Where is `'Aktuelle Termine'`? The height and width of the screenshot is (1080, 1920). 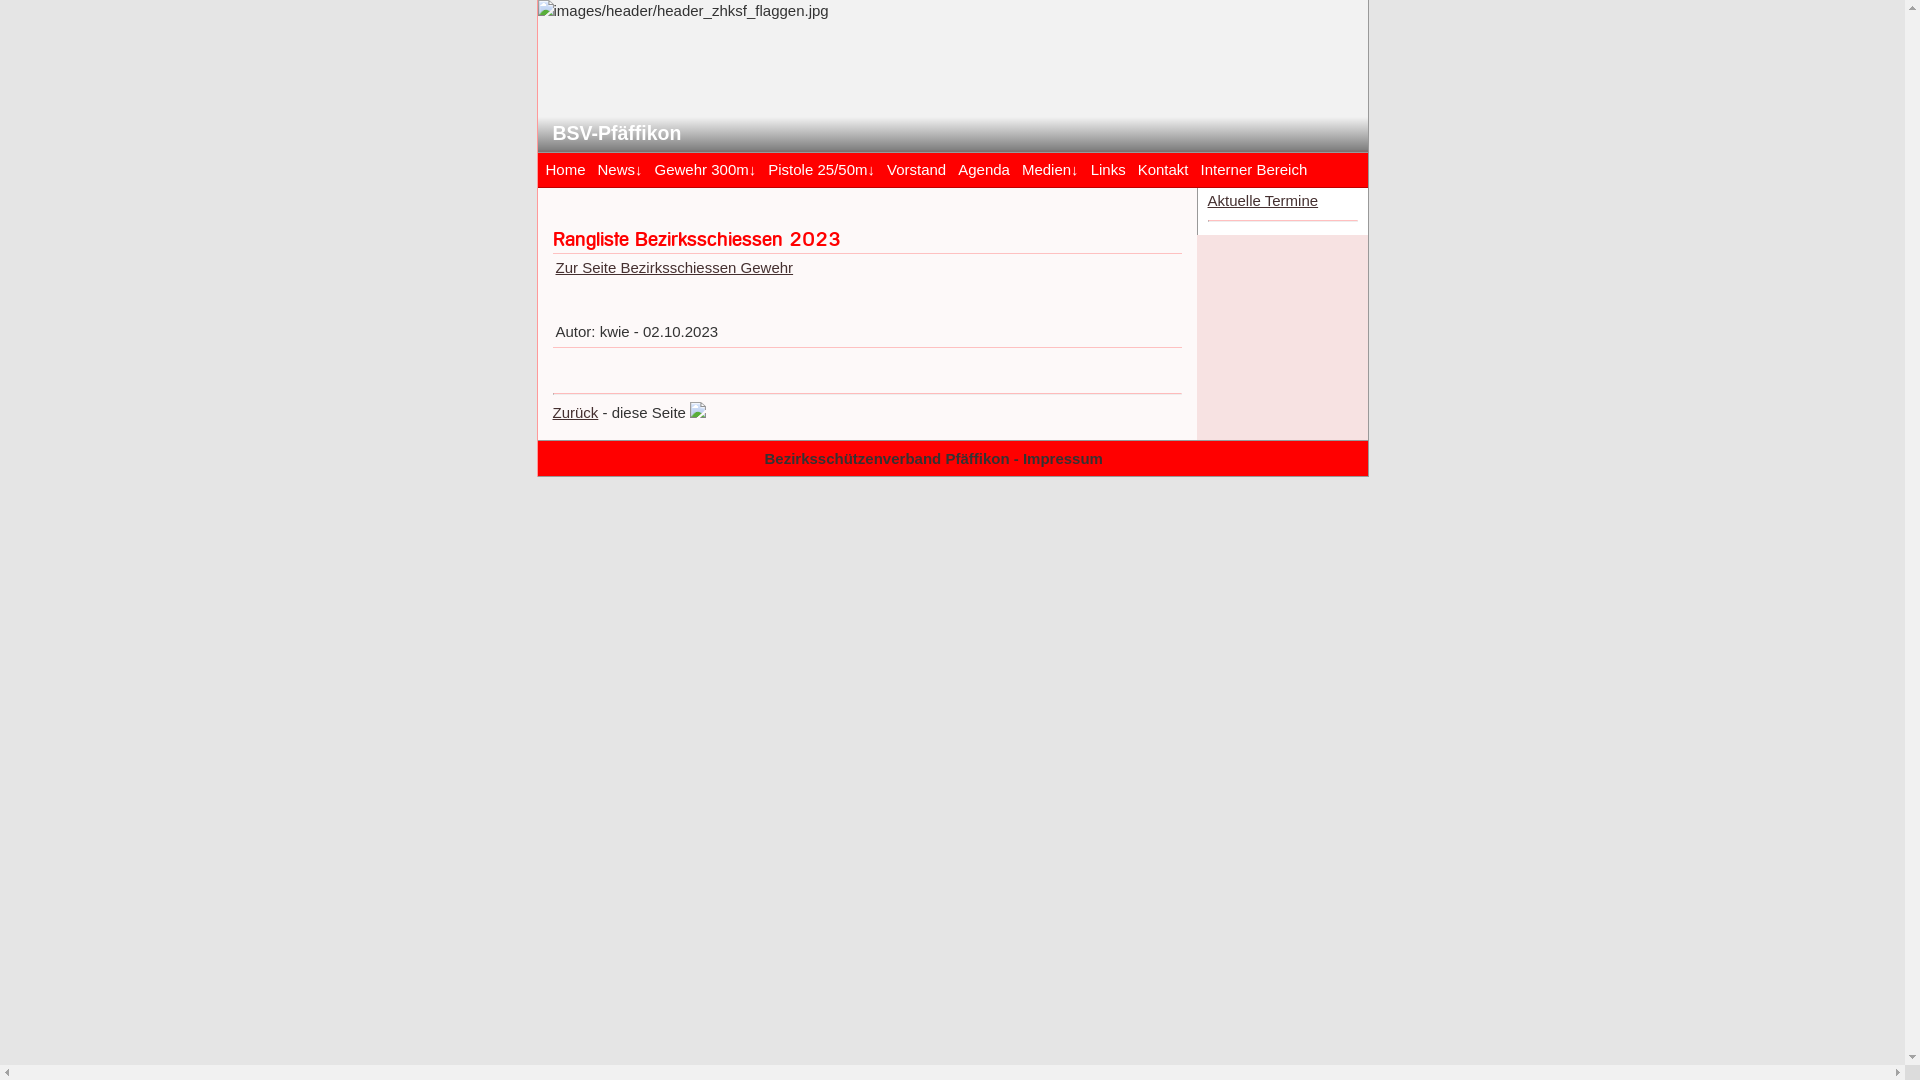 'Aktuelle Termine' is located at coordinates (1262, 200).